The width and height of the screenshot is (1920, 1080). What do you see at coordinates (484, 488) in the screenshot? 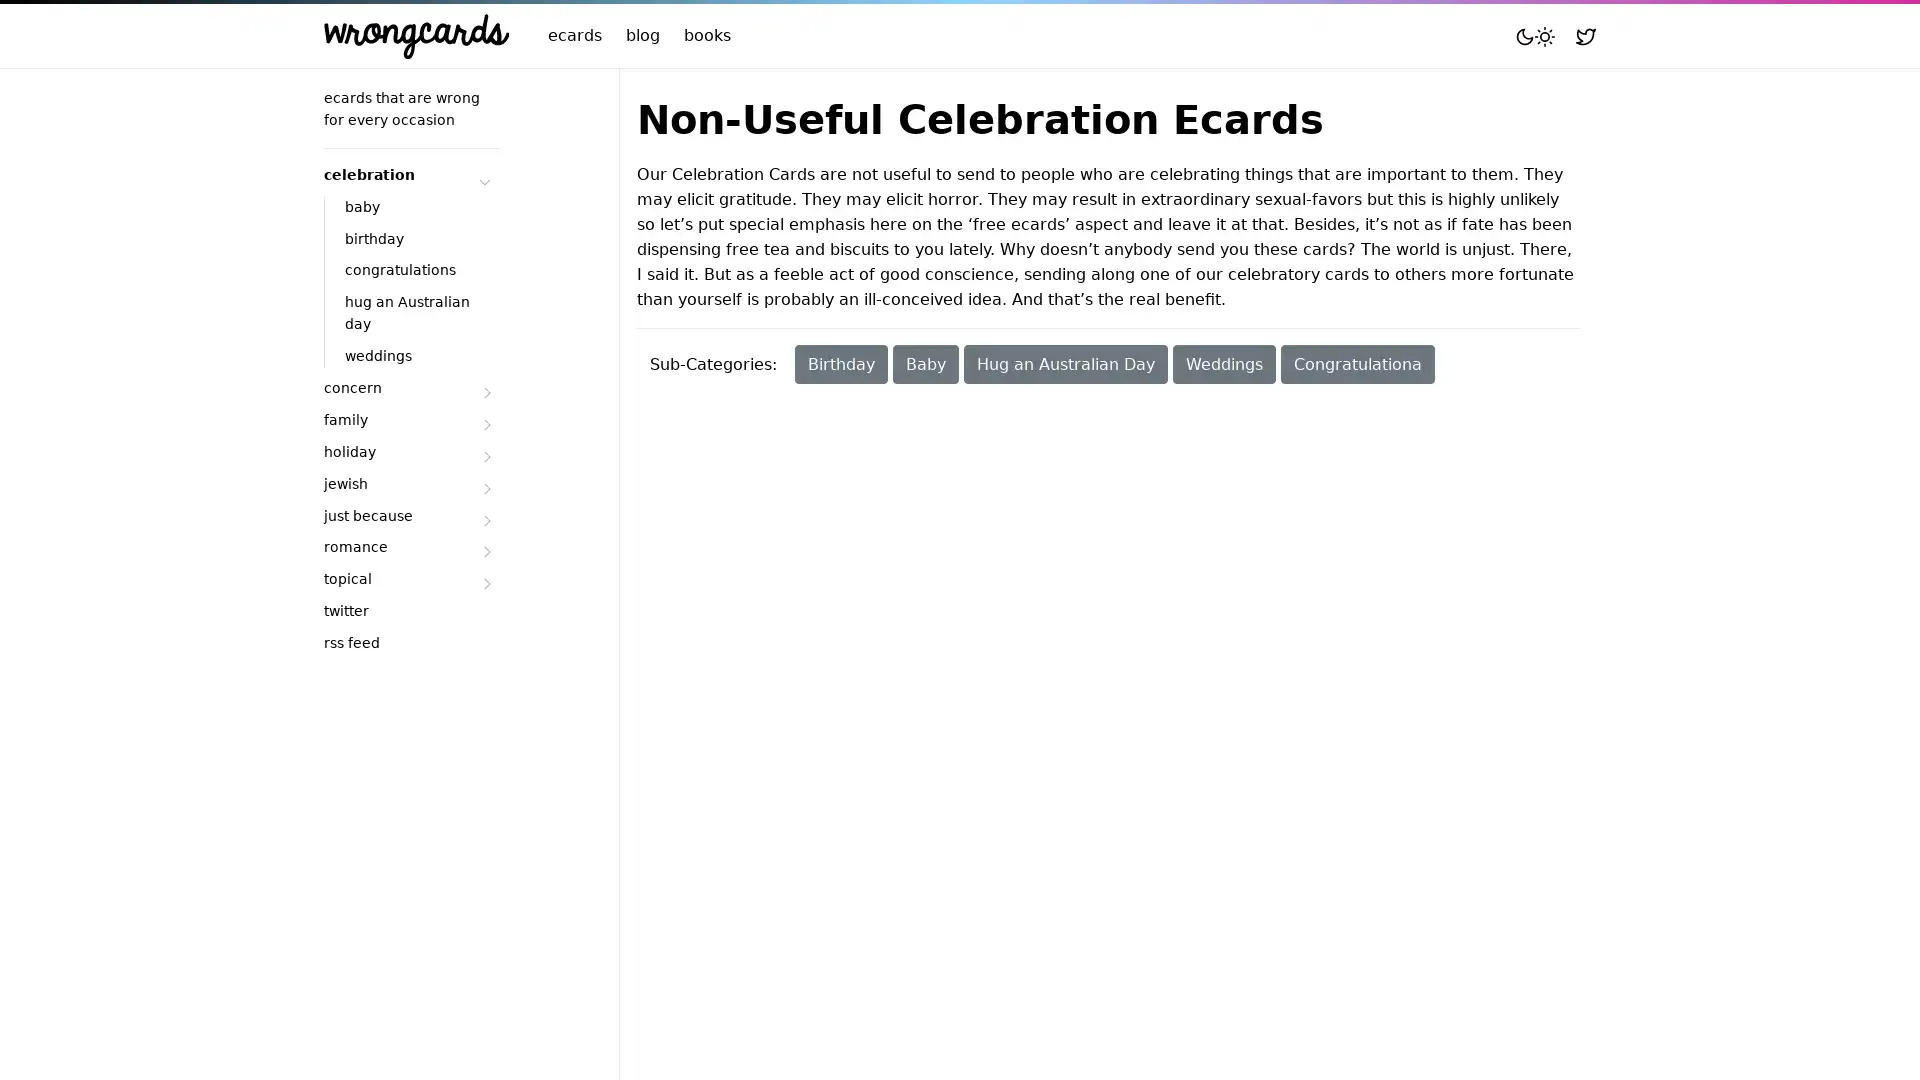
I see `Submenu` at bounding box center [484, 488].